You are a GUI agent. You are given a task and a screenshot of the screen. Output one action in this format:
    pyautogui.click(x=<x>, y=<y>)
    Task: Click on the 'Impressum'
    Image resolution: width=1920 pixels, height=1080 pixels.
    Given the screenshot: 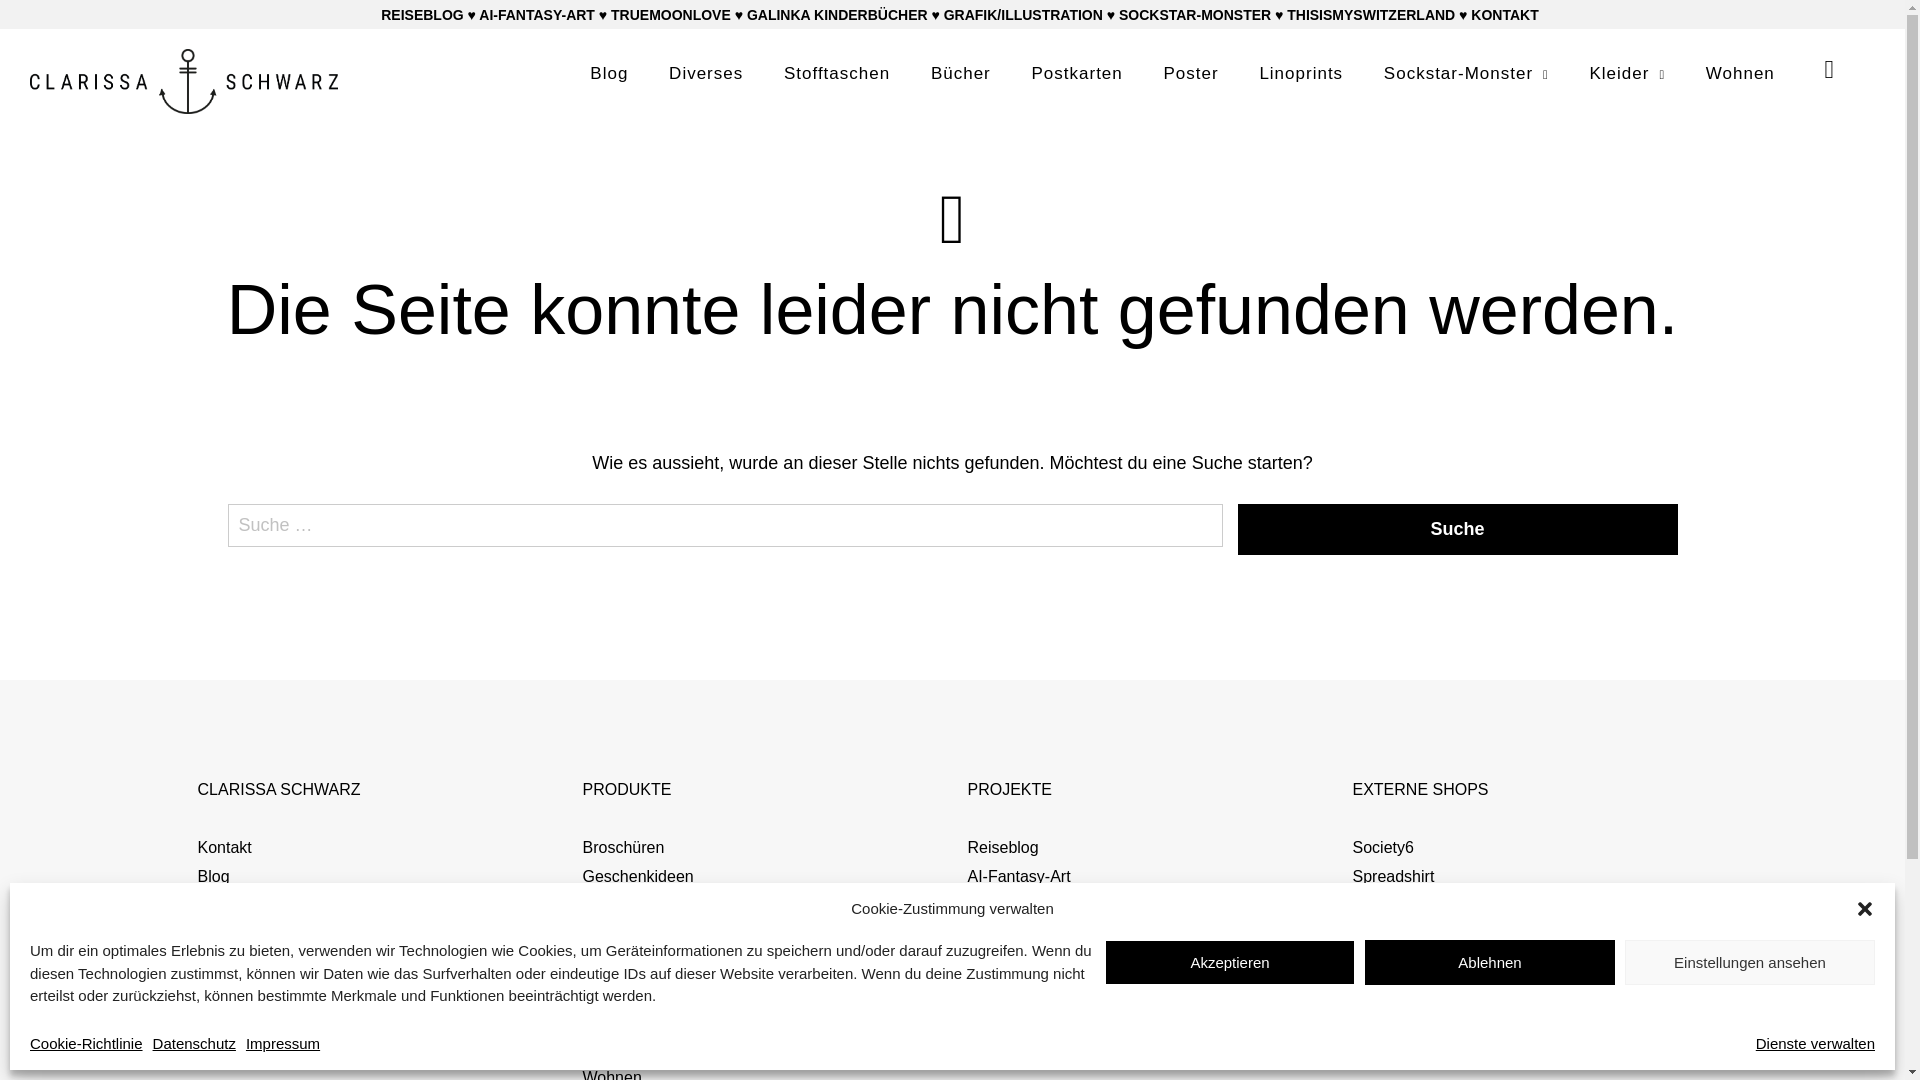 What is the action you would take?
    pyautogui.click(x=244, y=1042)
    